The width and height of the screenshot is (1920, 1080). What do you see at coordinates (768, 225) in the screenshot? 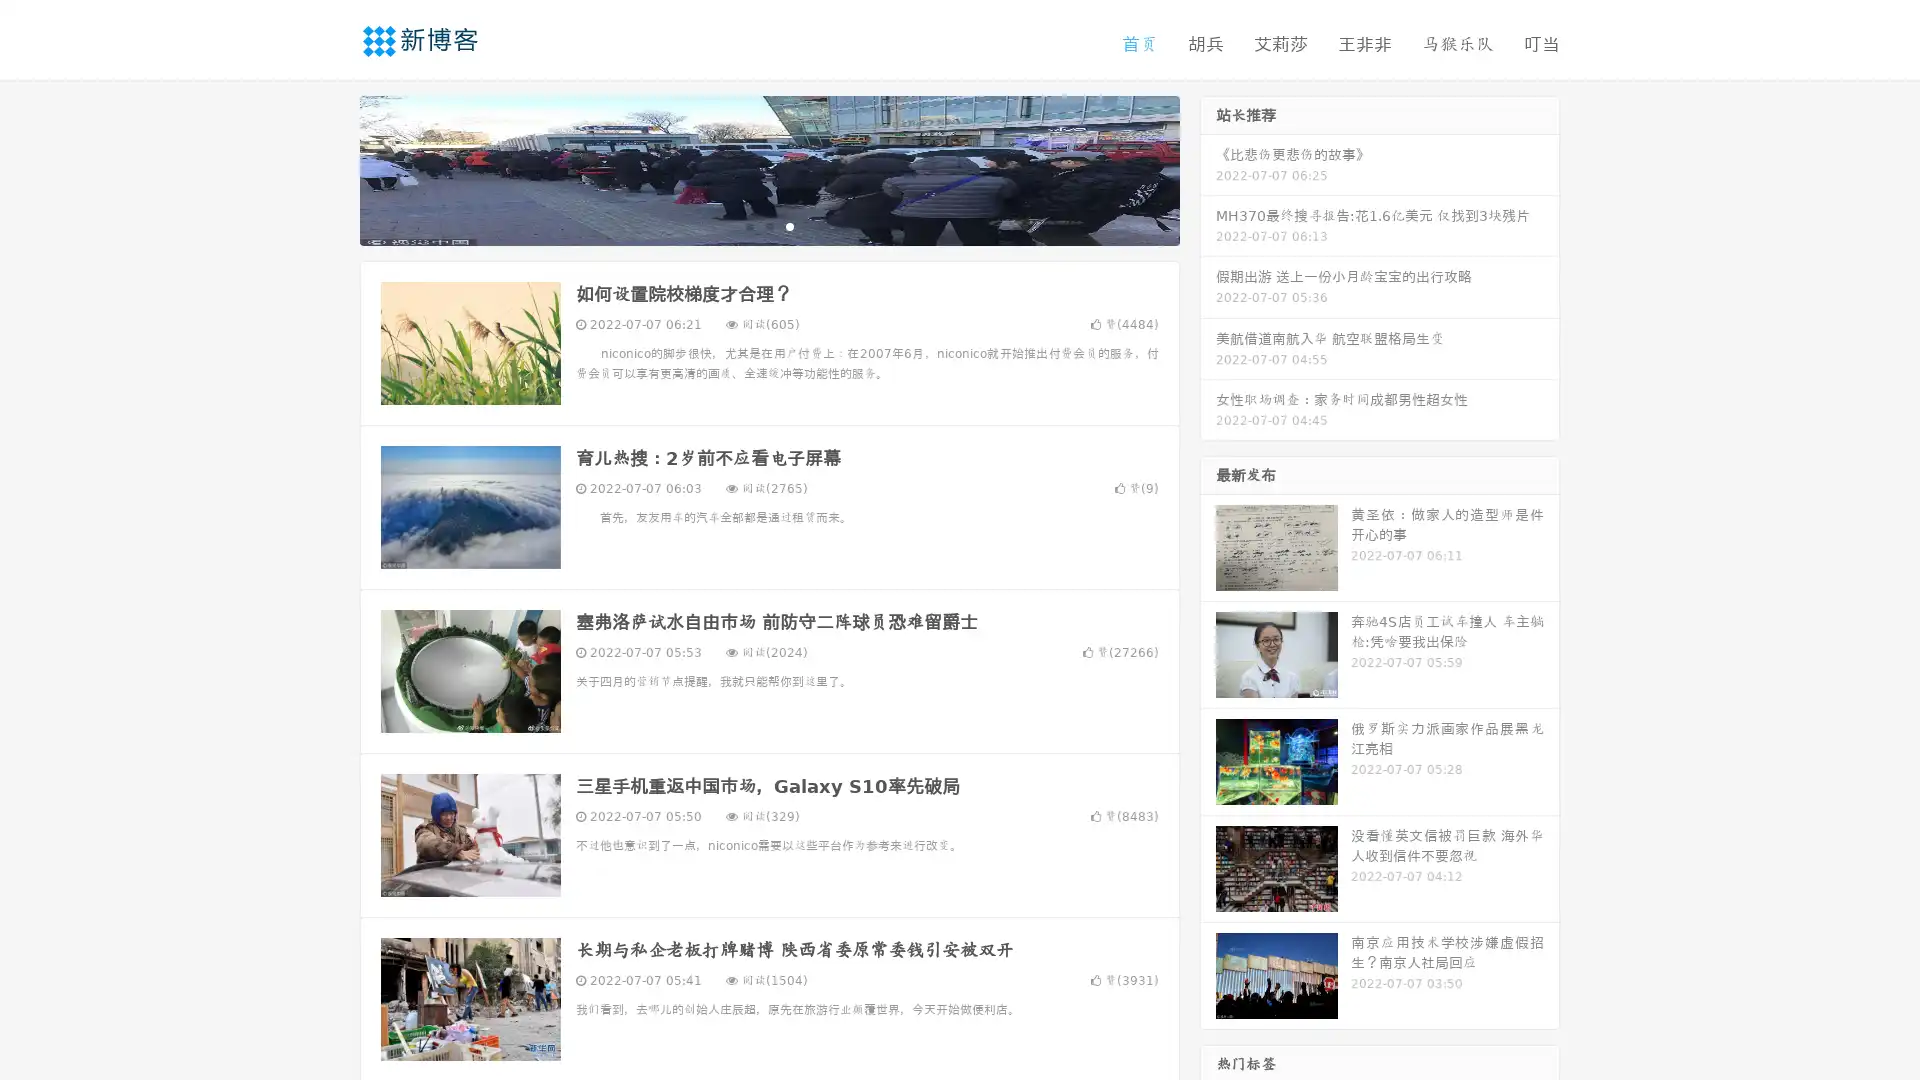
I see `Go to slide 2` at bounding box center [768, 225].